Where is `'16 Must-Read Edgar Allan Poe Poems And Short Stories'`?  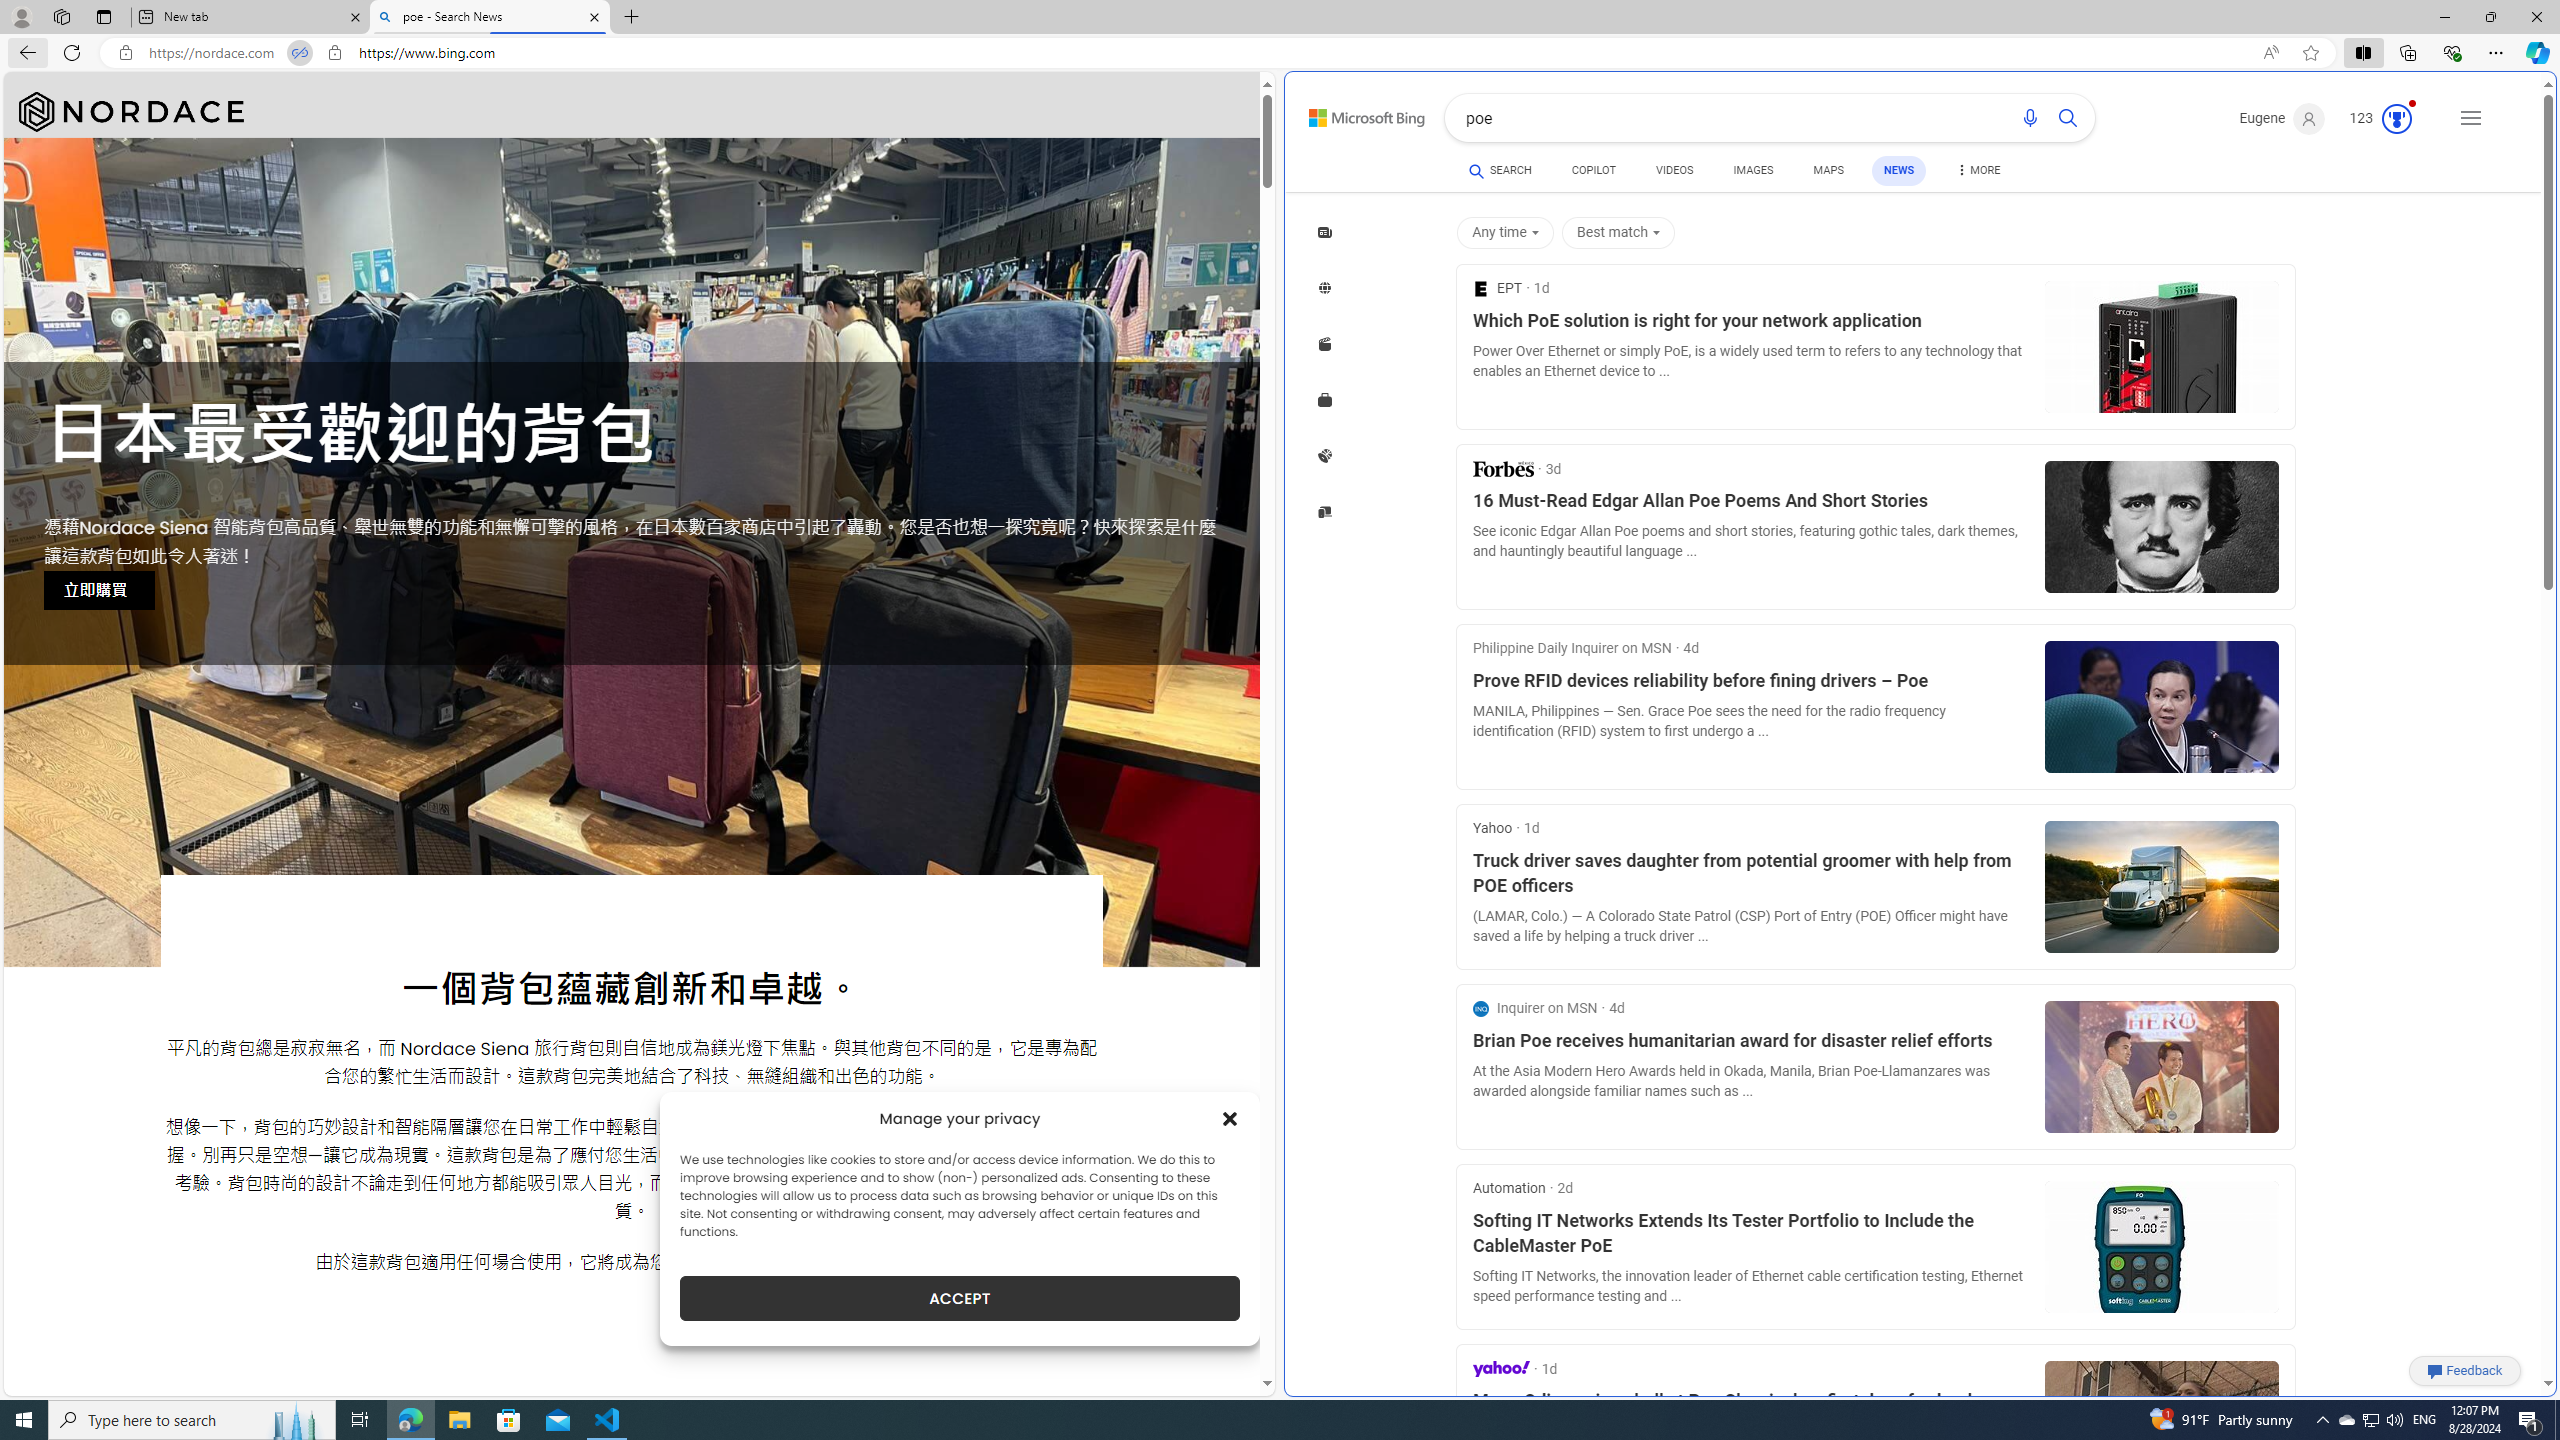 '16 Must-Read Edgar Allan Poe Poems And Short Stories' is located at coordinates (1750, 501).